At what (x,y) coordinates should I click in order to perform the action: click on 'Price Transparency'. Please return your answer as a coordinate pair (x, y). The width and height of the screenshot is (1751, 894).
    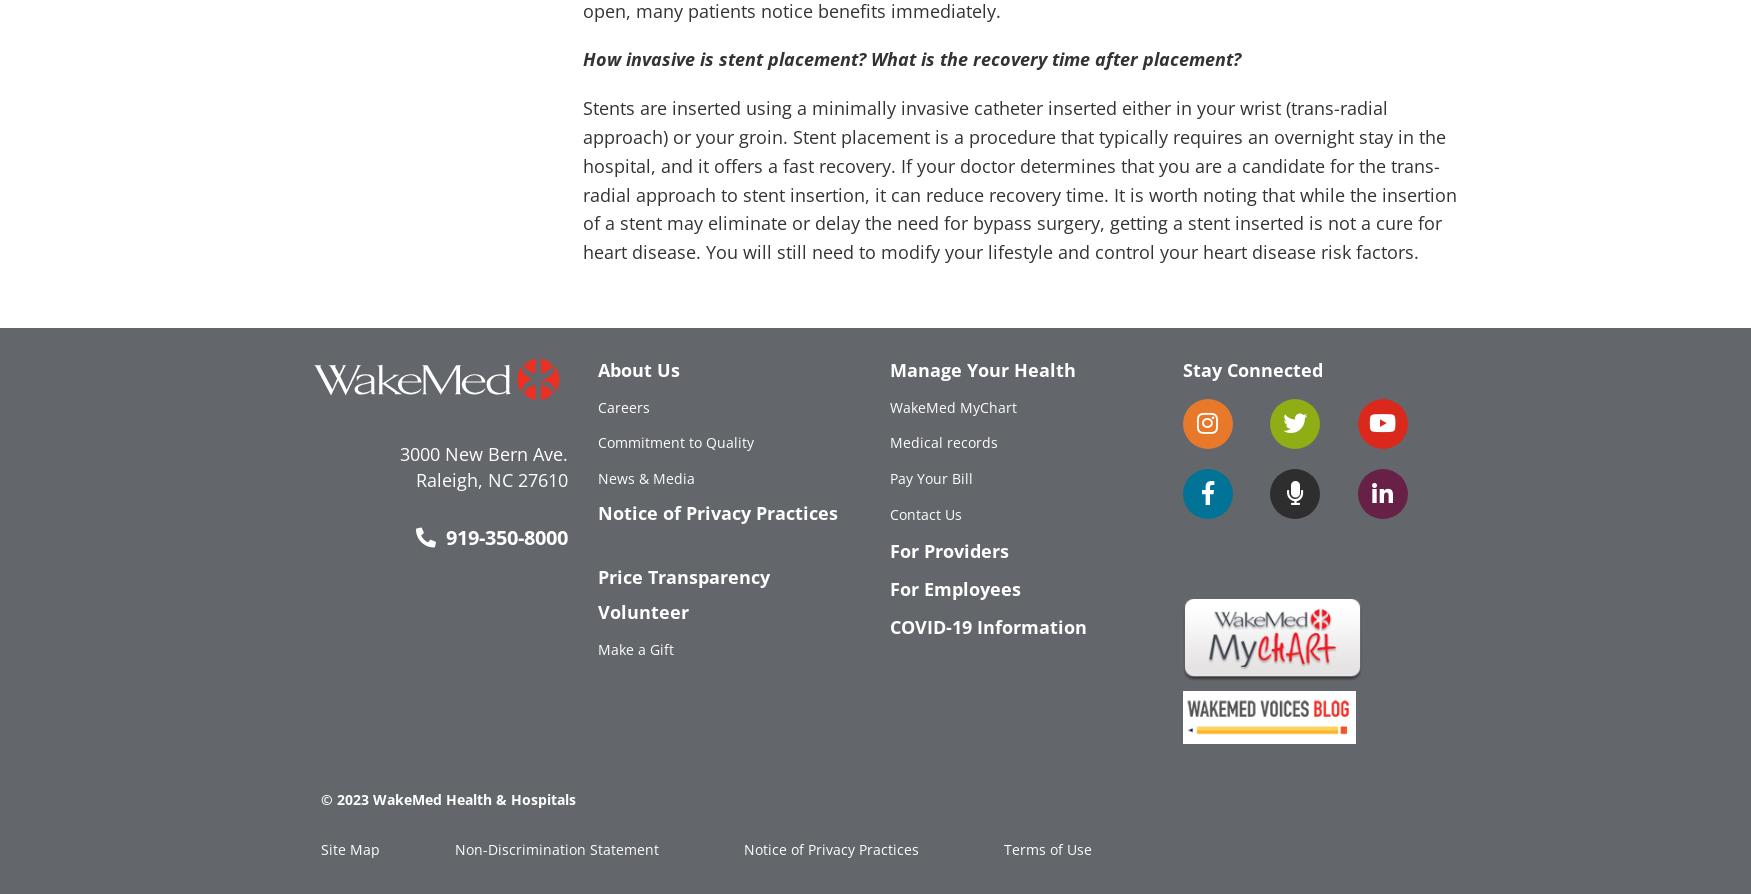
    Looking at the image, I should click on (683, 576).